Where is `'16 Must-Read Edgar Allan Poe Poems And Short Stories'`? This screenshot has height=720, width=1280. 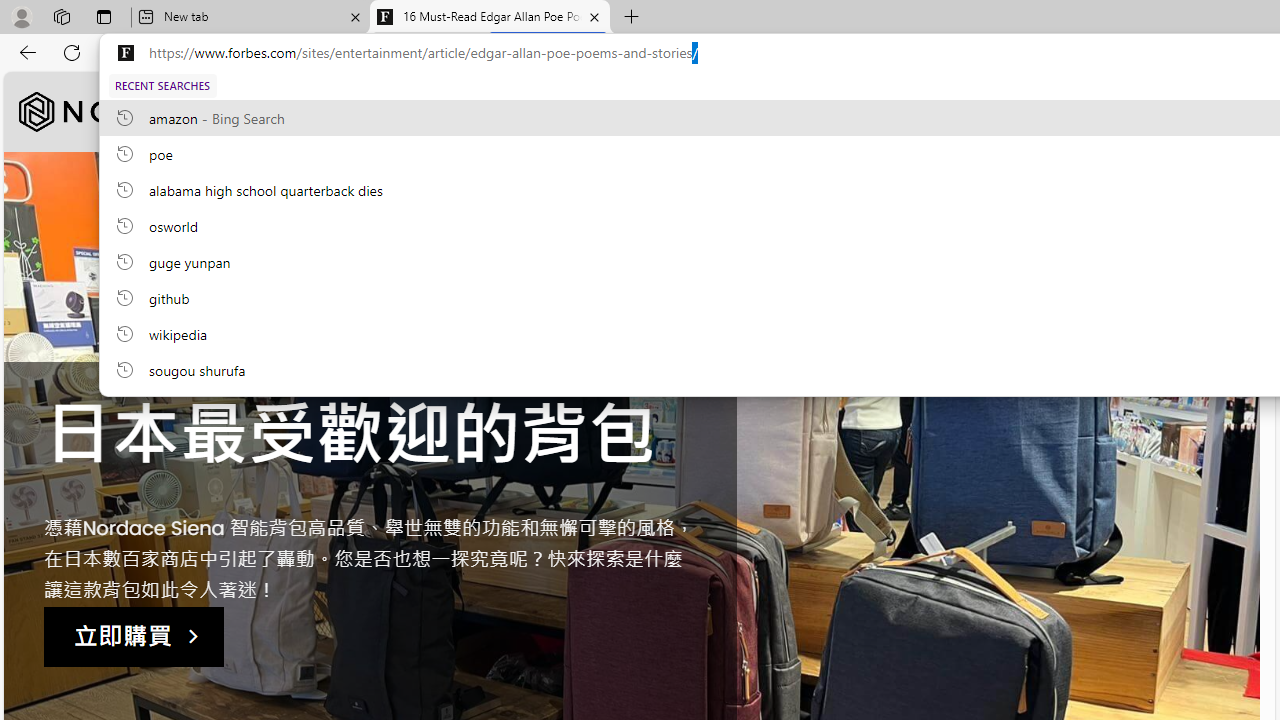 '16 Must-Read Edgar Allan Poe Poems And Short Stories' is located at coordinates (490, 17).